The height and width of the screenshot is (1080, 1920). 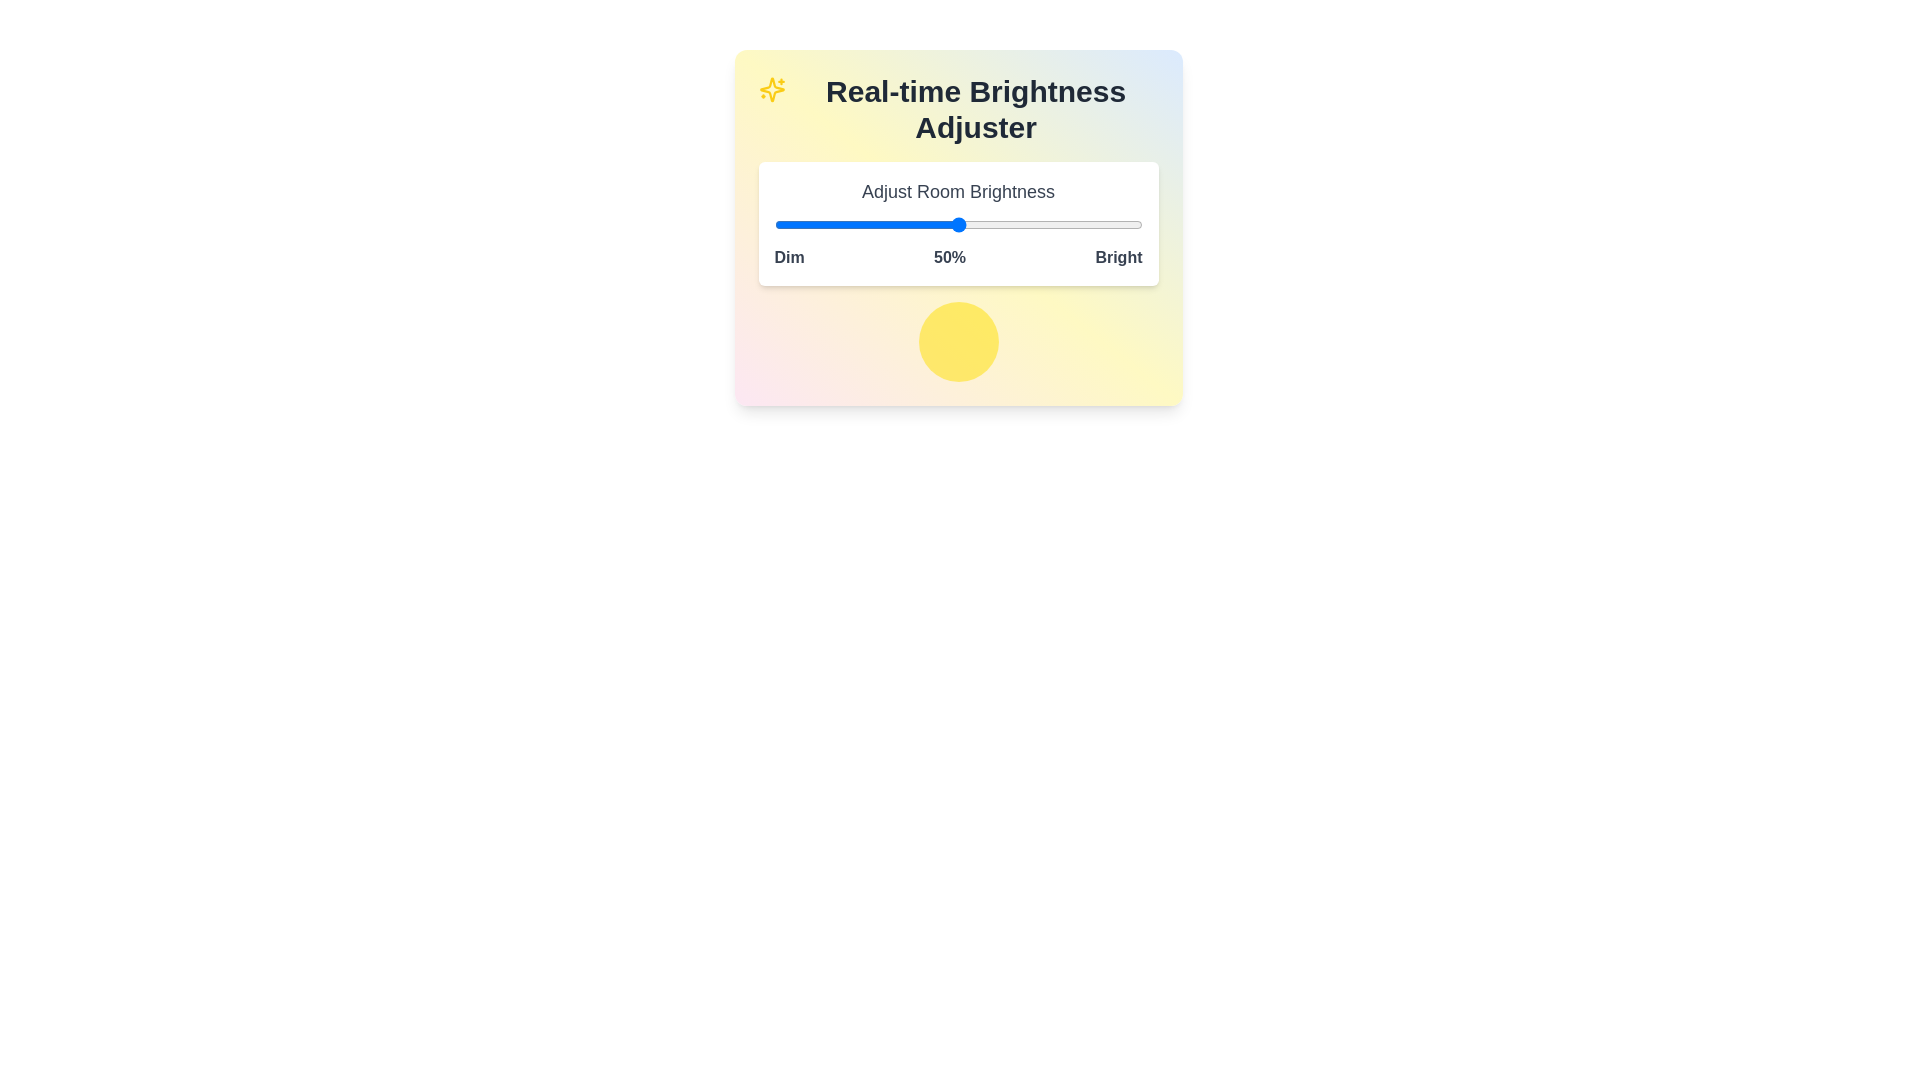 What do you see at coordinates (1138, 224) in the screenshot?
I see `the brightness slider to 99%` at bounding box center [1138, 224].